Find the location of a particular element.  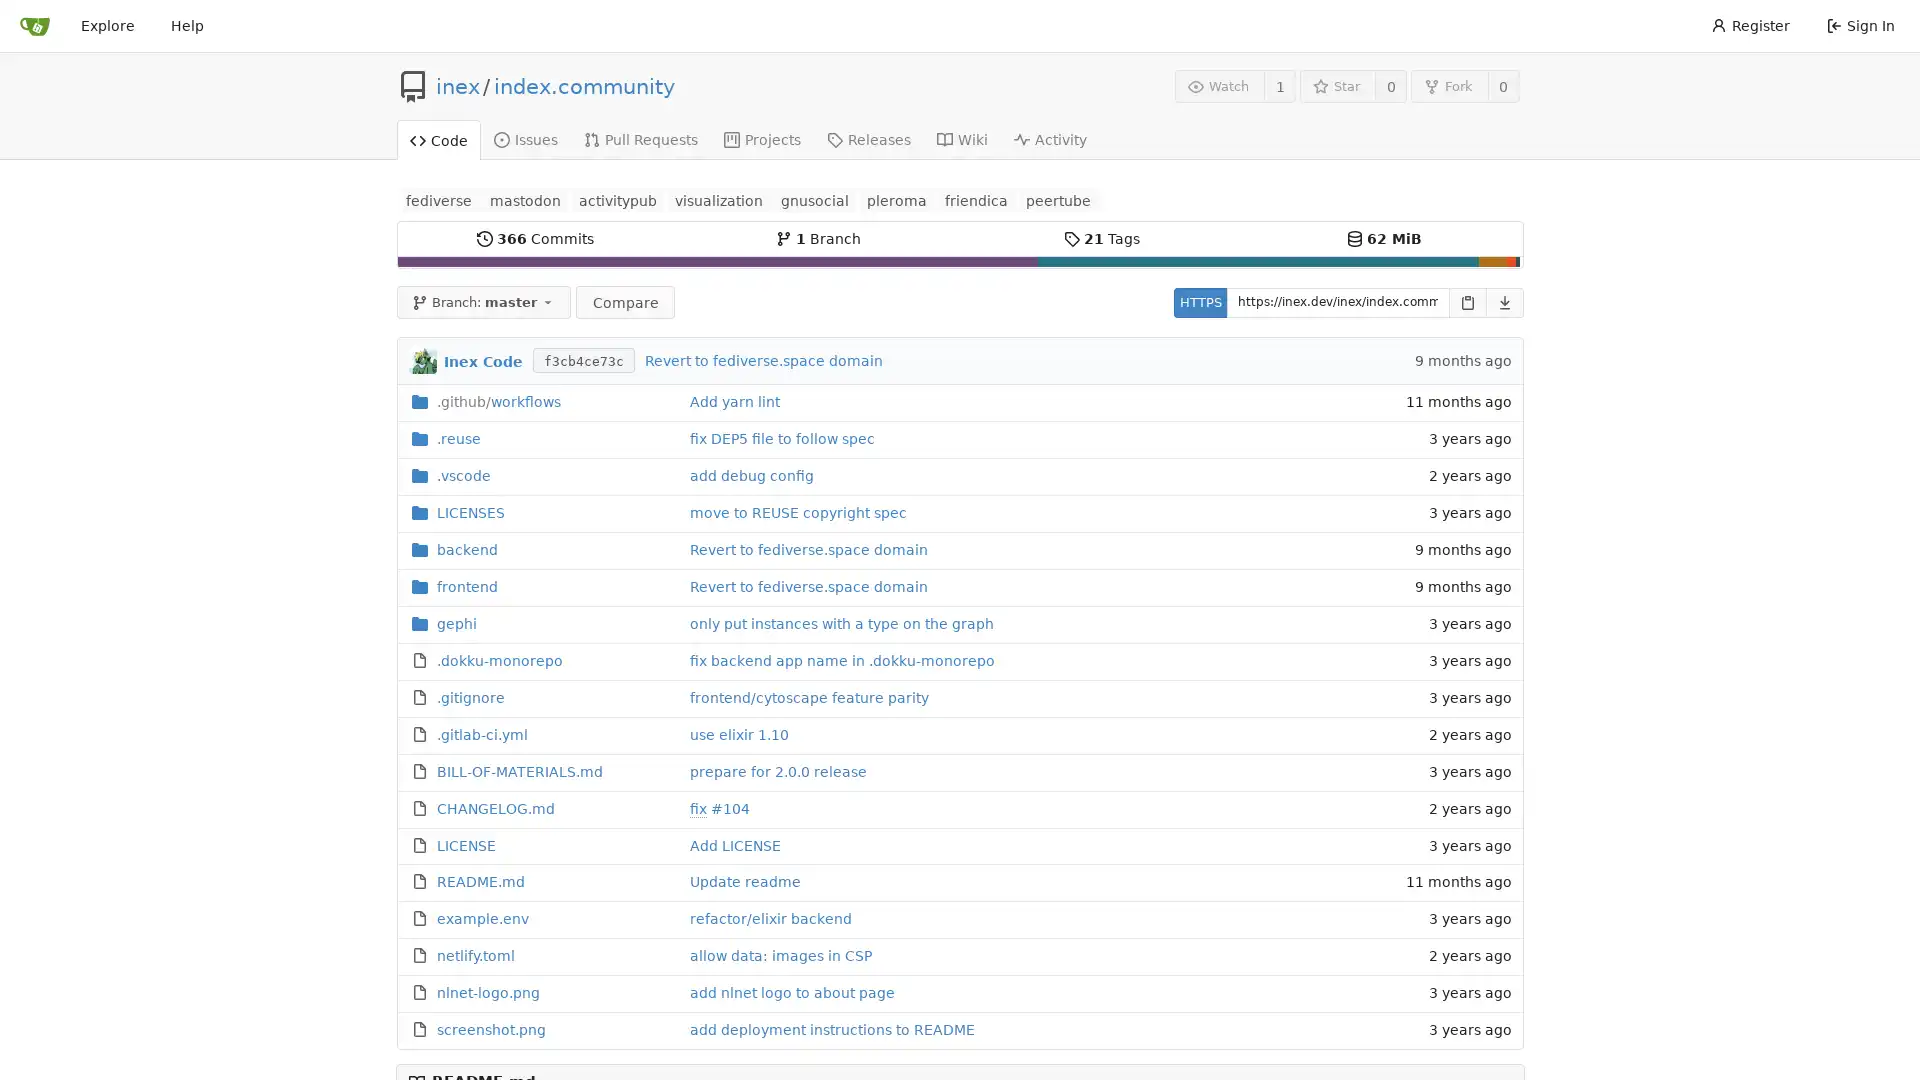

Watch is located at coordinates (1218, 85).